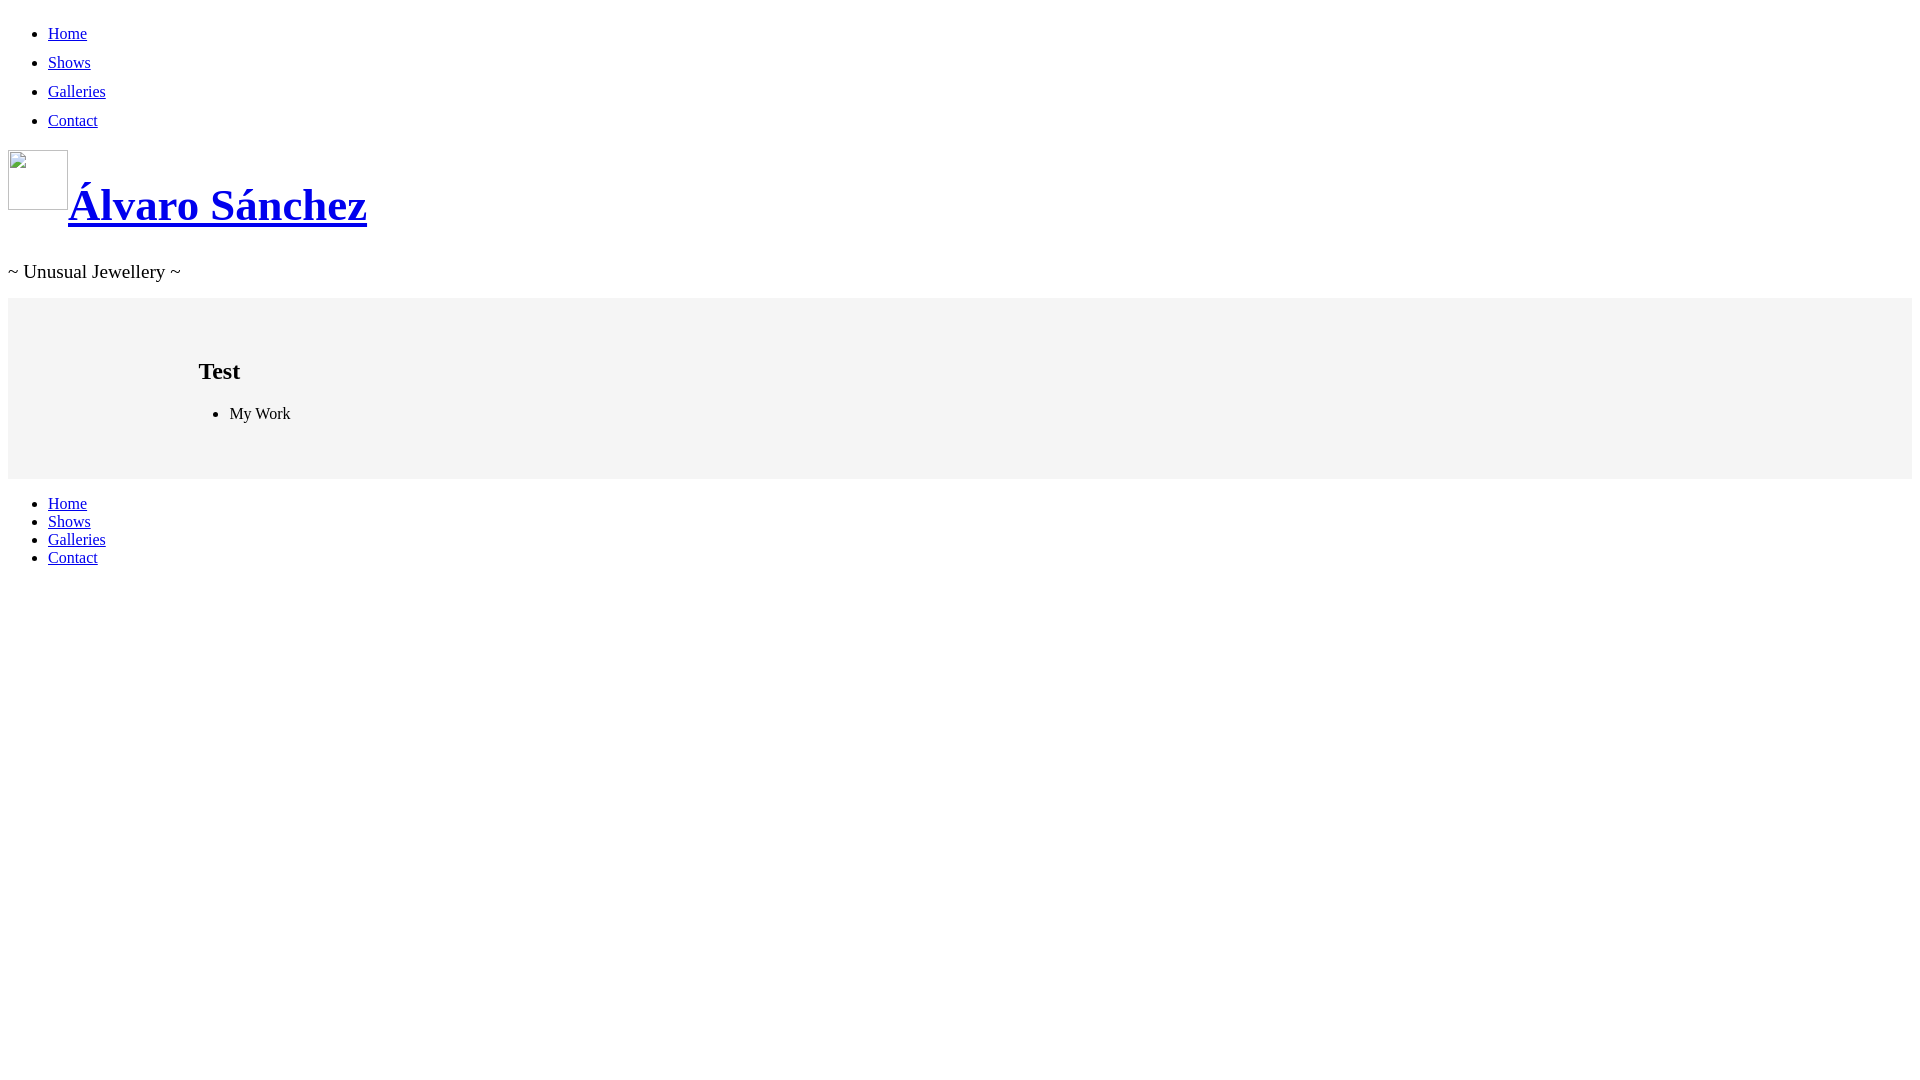 This screenshot has width=1920, height=1080. Describe the element at coordinates (69, 520) in the screenshot. I see `'Shows'` at that location.